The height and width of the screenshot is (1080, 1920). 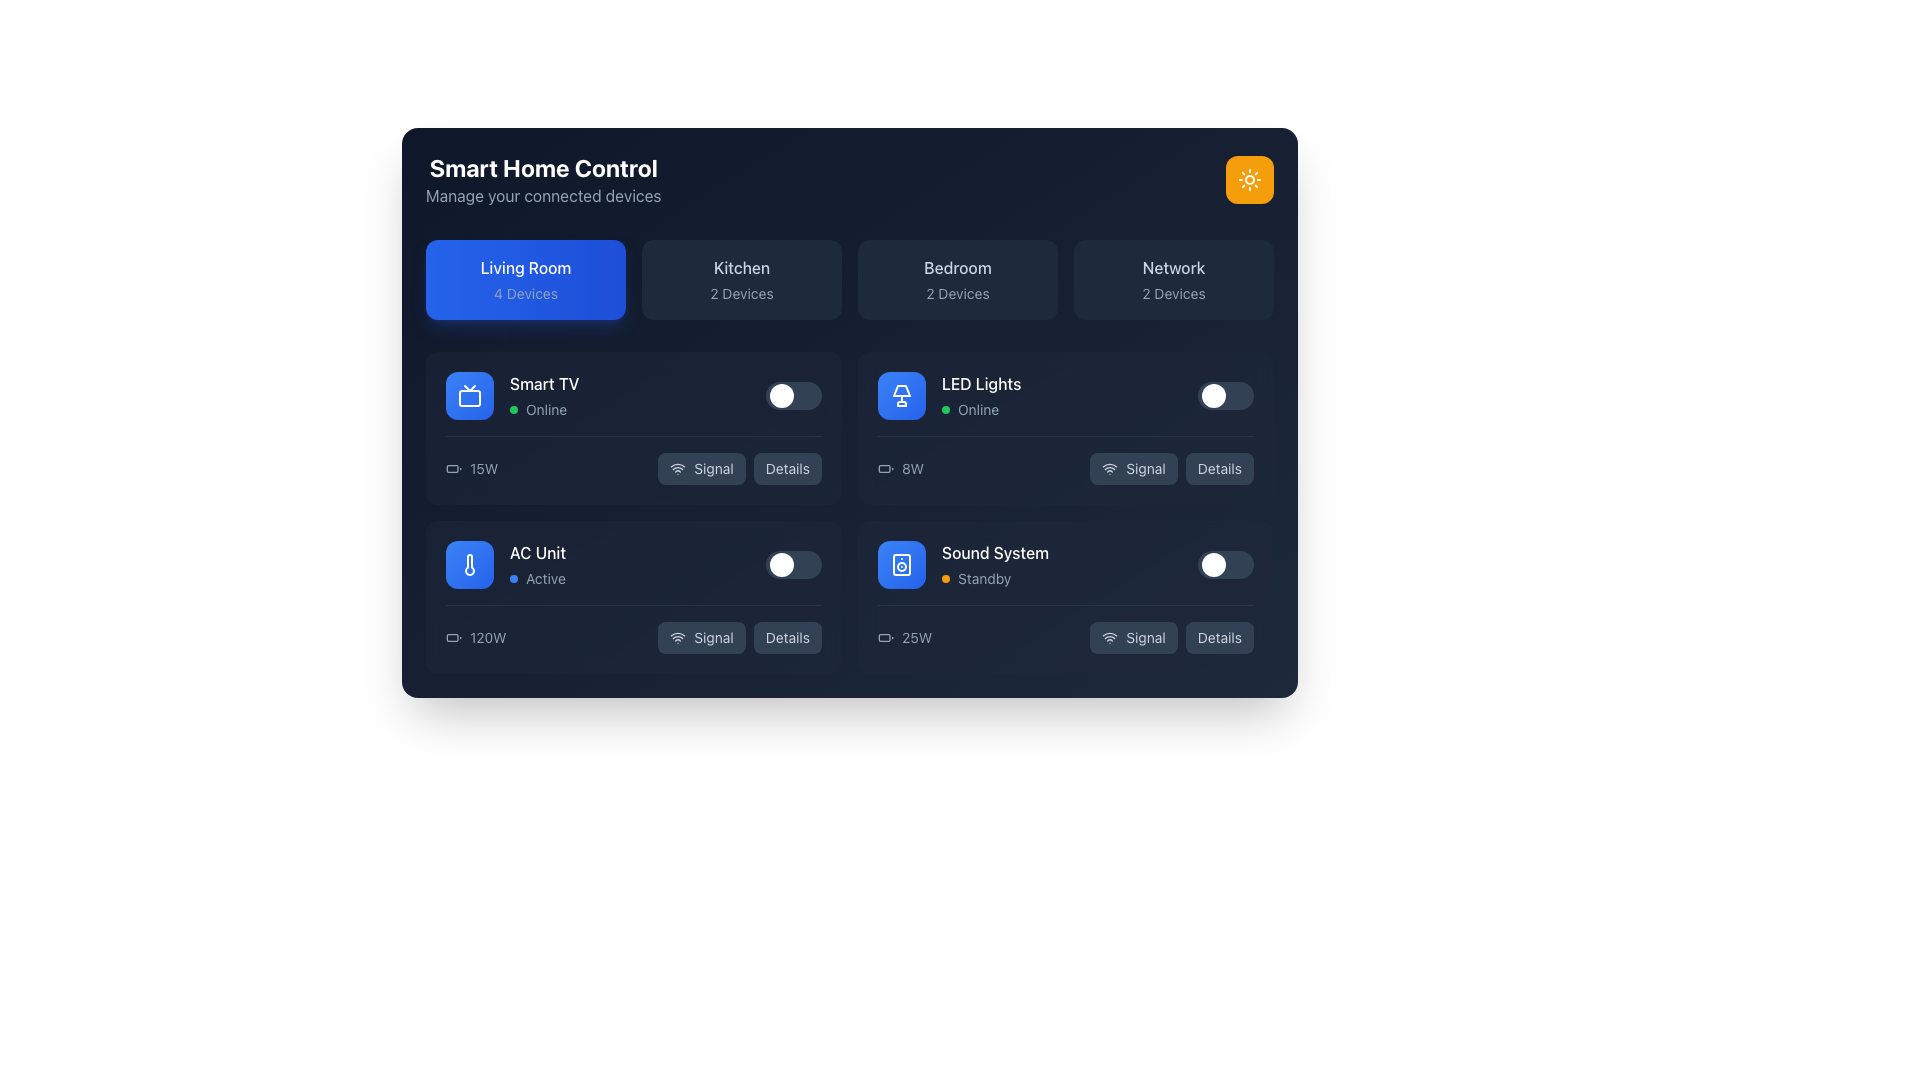 What do you see at coordinates (995, 564) in the screenshot?
I see `the sound system device` at bounding box center [995, 564].